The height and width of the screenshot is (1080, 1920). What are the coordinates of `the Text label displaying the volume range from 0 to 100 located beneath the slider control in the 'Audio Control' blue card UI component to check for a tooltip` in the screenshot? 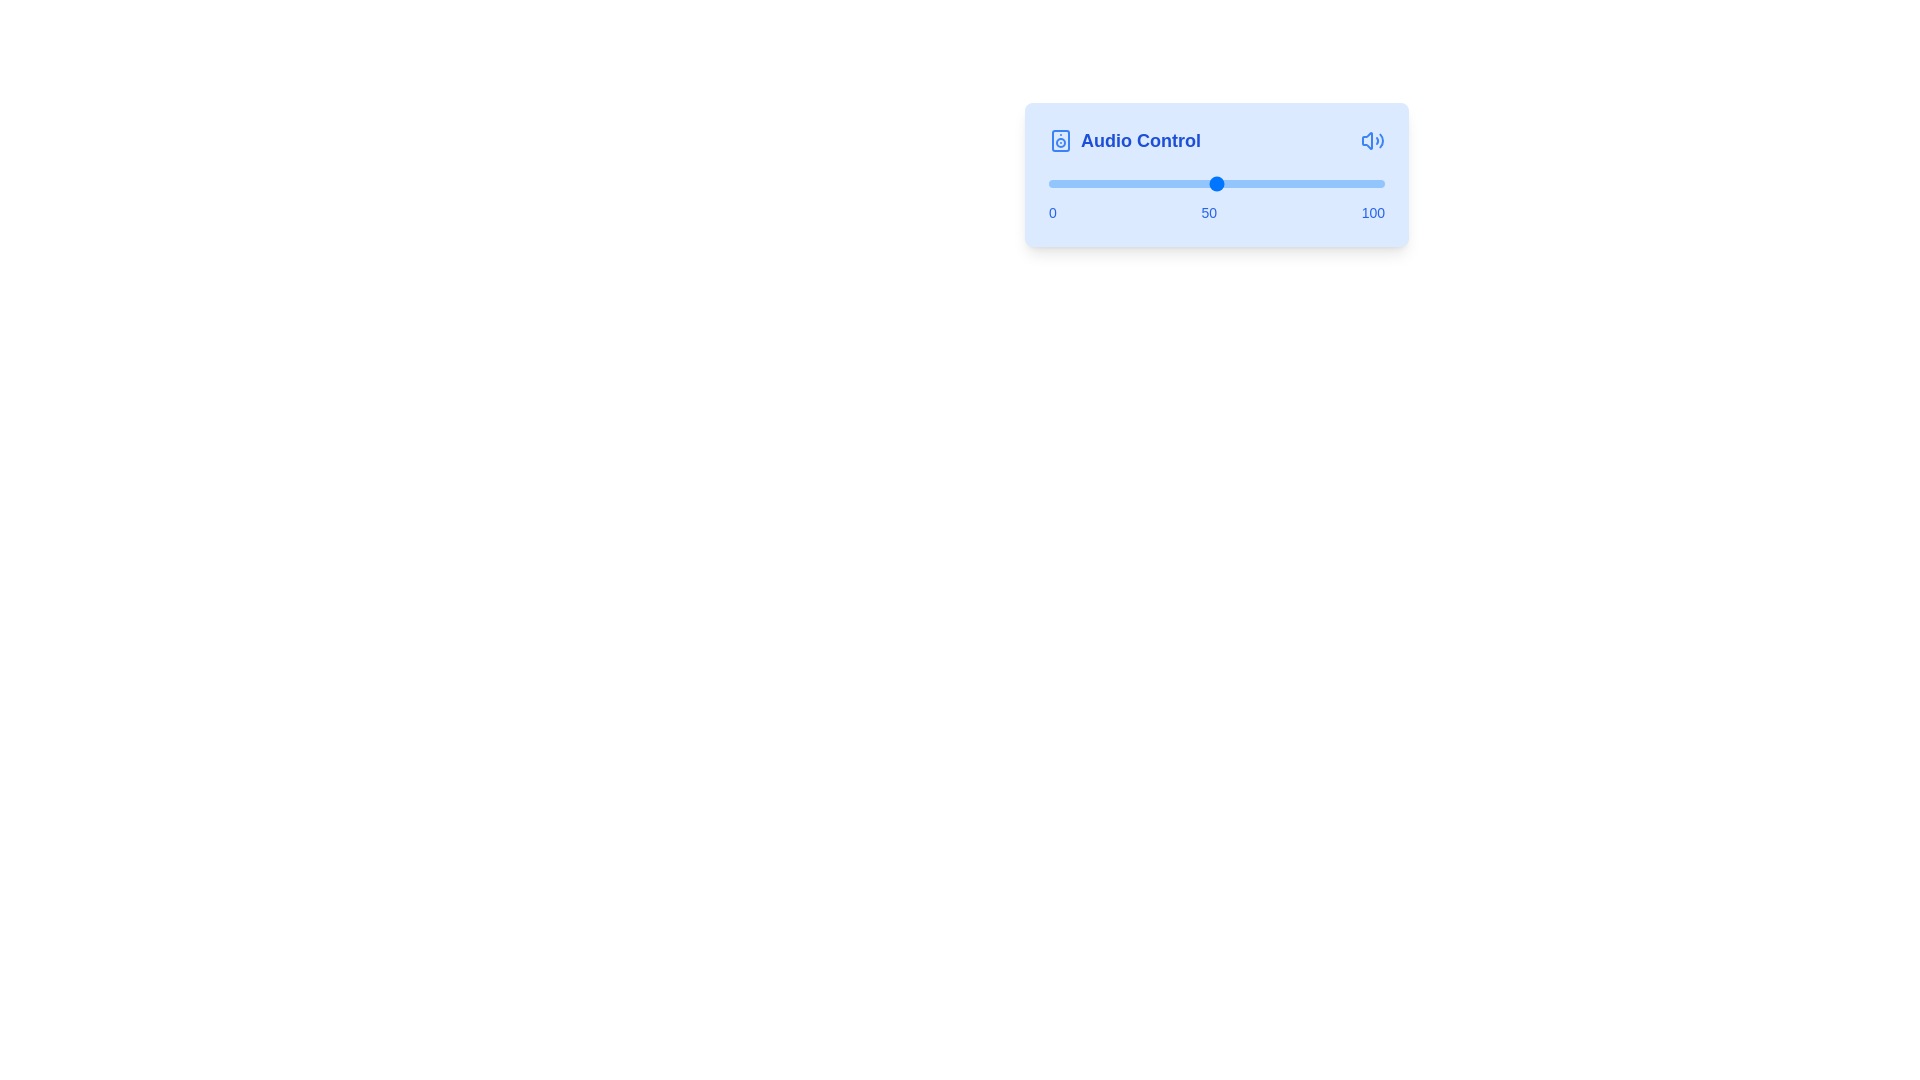 It's located at (1216, 212).